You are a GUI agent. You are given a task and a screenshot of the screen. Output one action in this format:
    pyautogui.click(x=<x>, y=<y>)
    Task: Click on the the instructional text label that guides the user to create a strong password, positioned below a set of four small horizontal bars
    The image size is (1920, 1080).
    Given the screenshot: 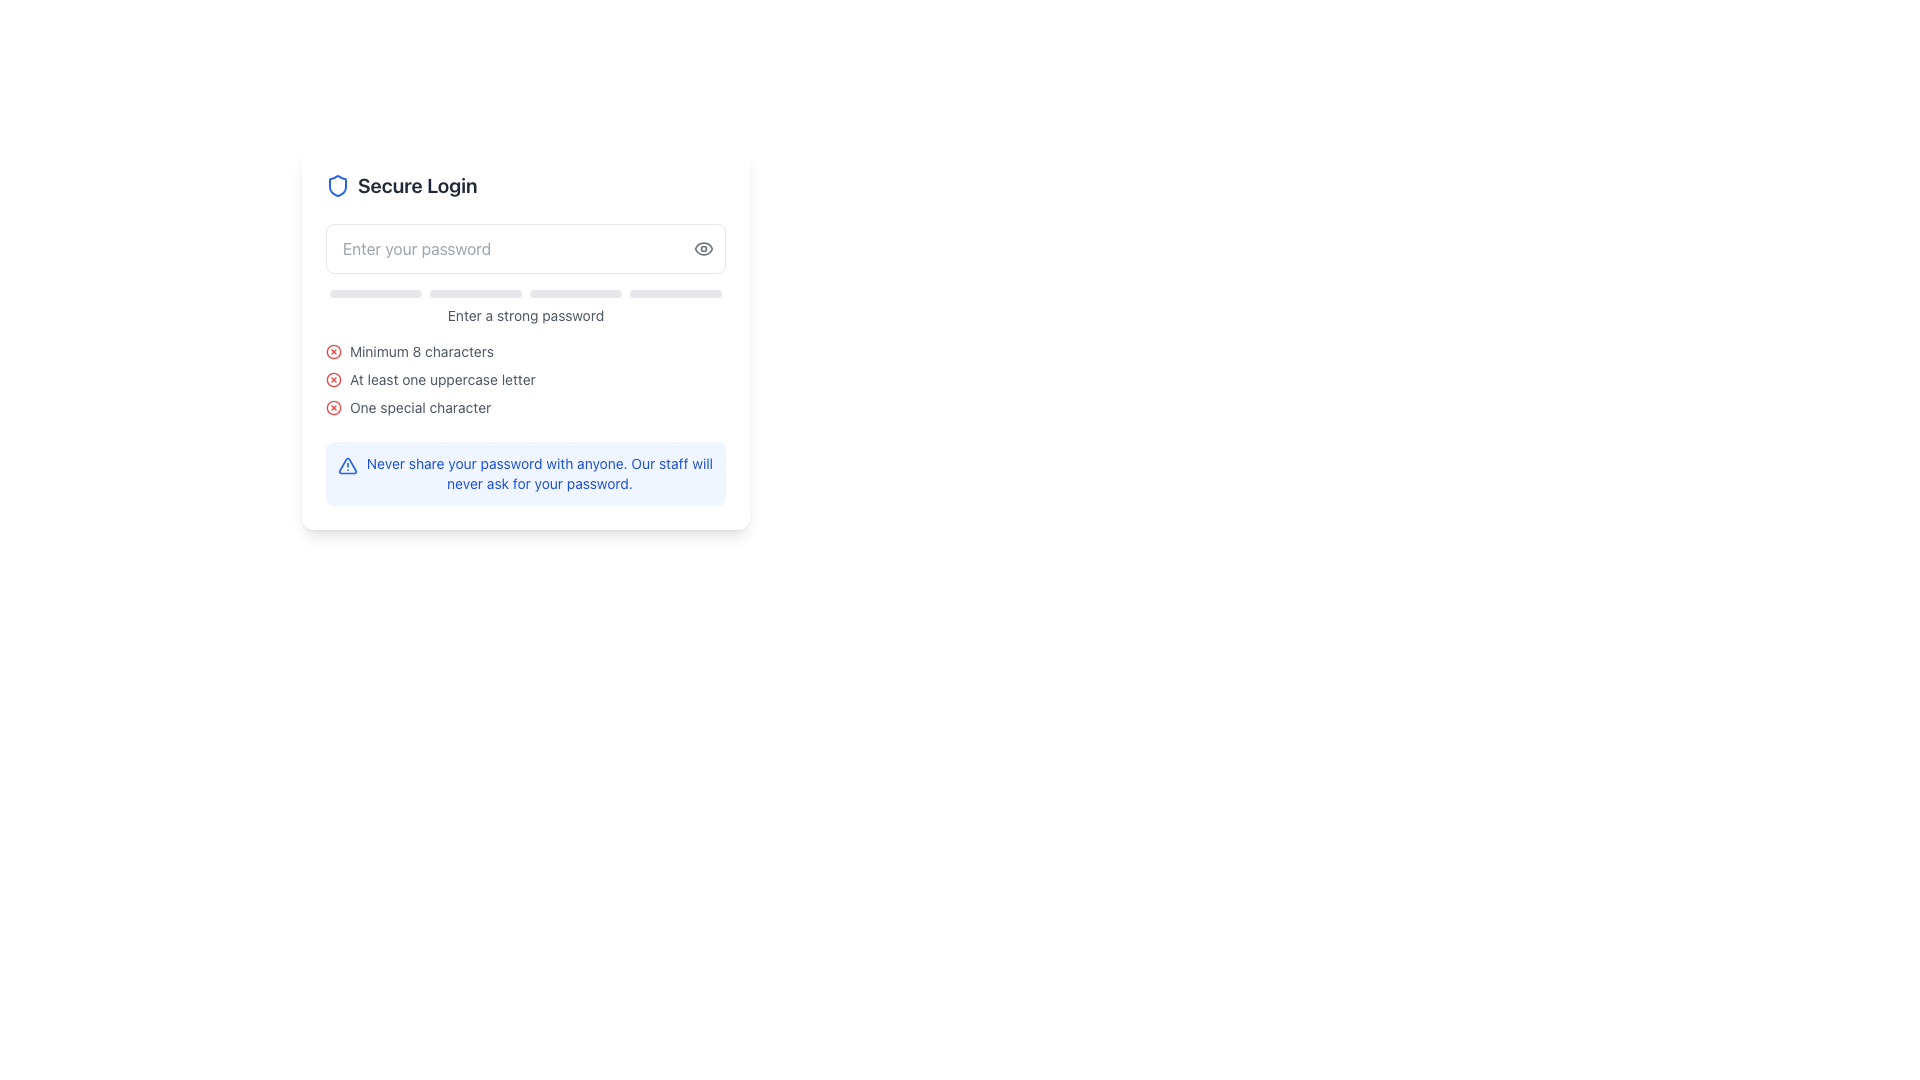 What is the action you would take?
    pyautogui.click(x=526, y=315)
    